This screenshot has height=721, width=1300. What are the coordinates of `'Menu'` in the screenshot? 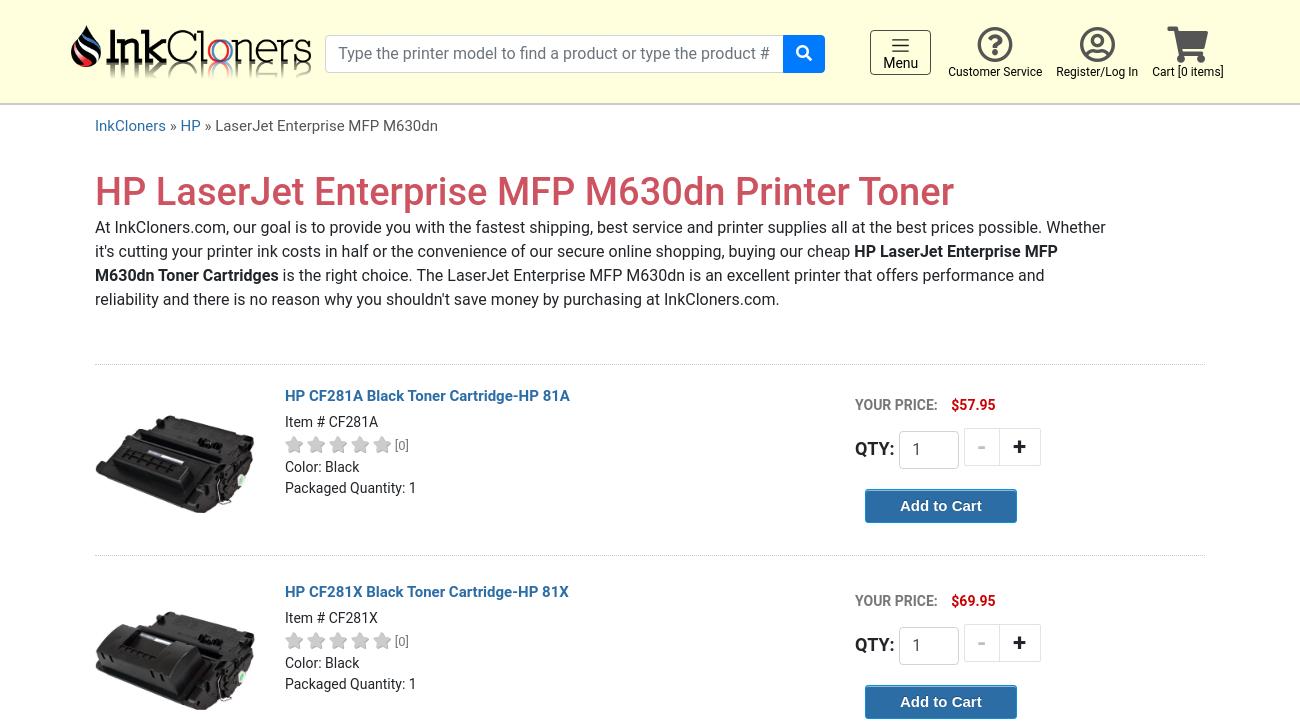 It's located at (899, 62).